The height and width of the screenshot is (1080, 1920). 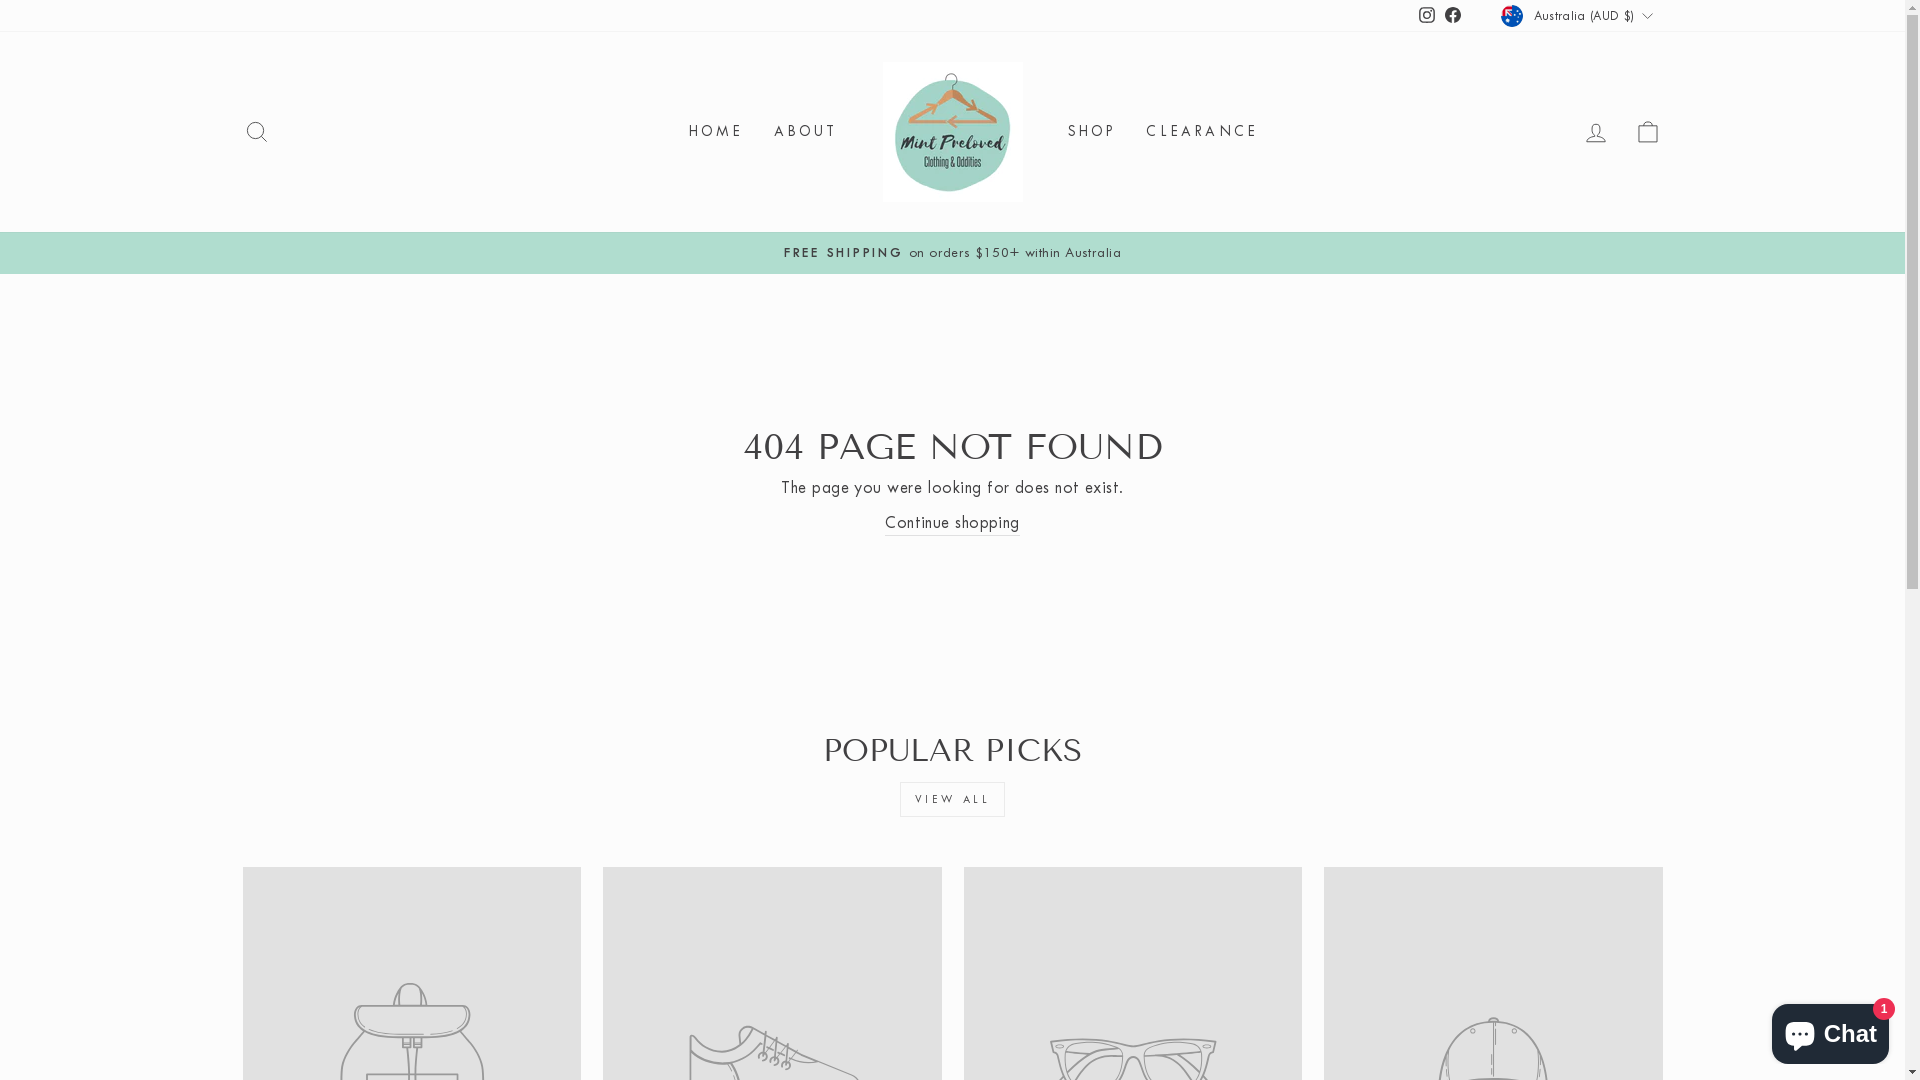 What do you see at coordinates (254, 132) in the screenshot?
I see `'SEARCH'` at bounding box center [254, 132].